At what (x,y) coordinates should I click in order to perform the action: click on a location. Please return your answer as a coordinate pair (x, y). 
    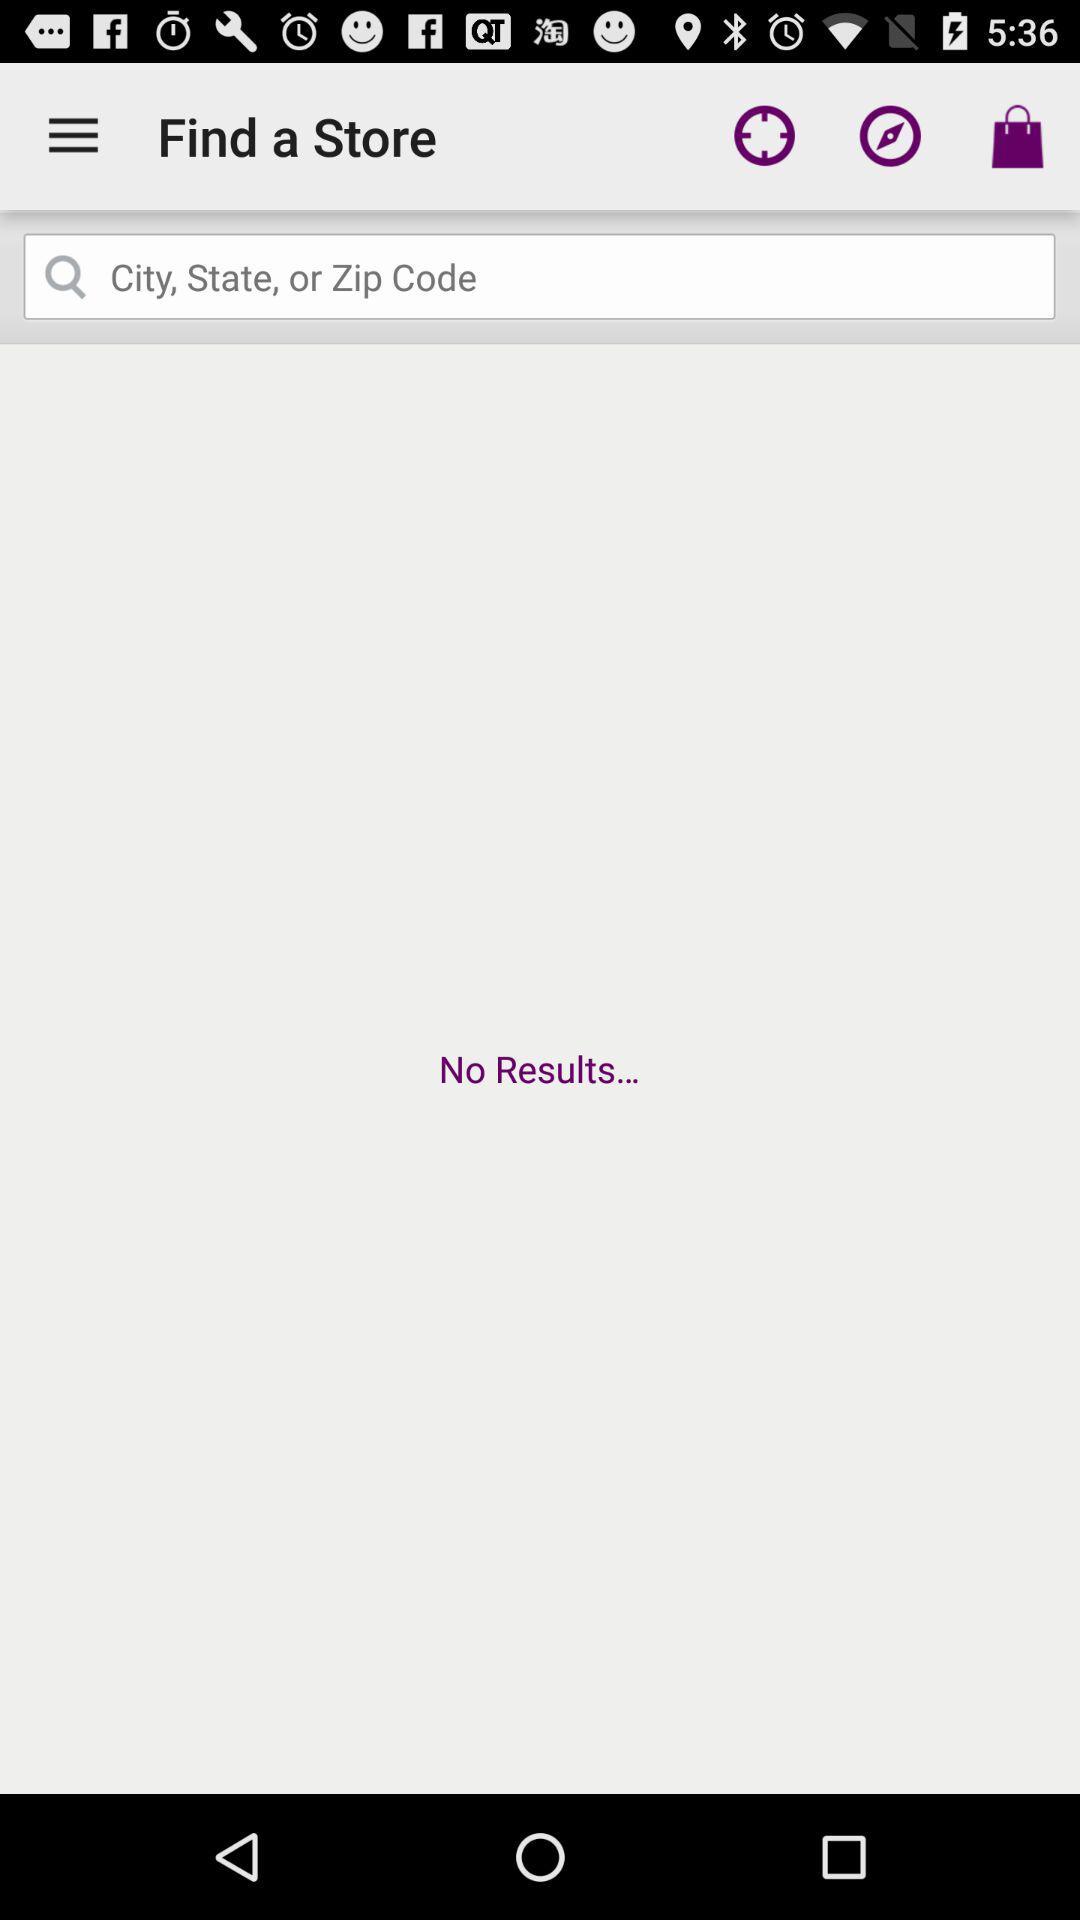
    Looking at the image, I should click on (540, 276).